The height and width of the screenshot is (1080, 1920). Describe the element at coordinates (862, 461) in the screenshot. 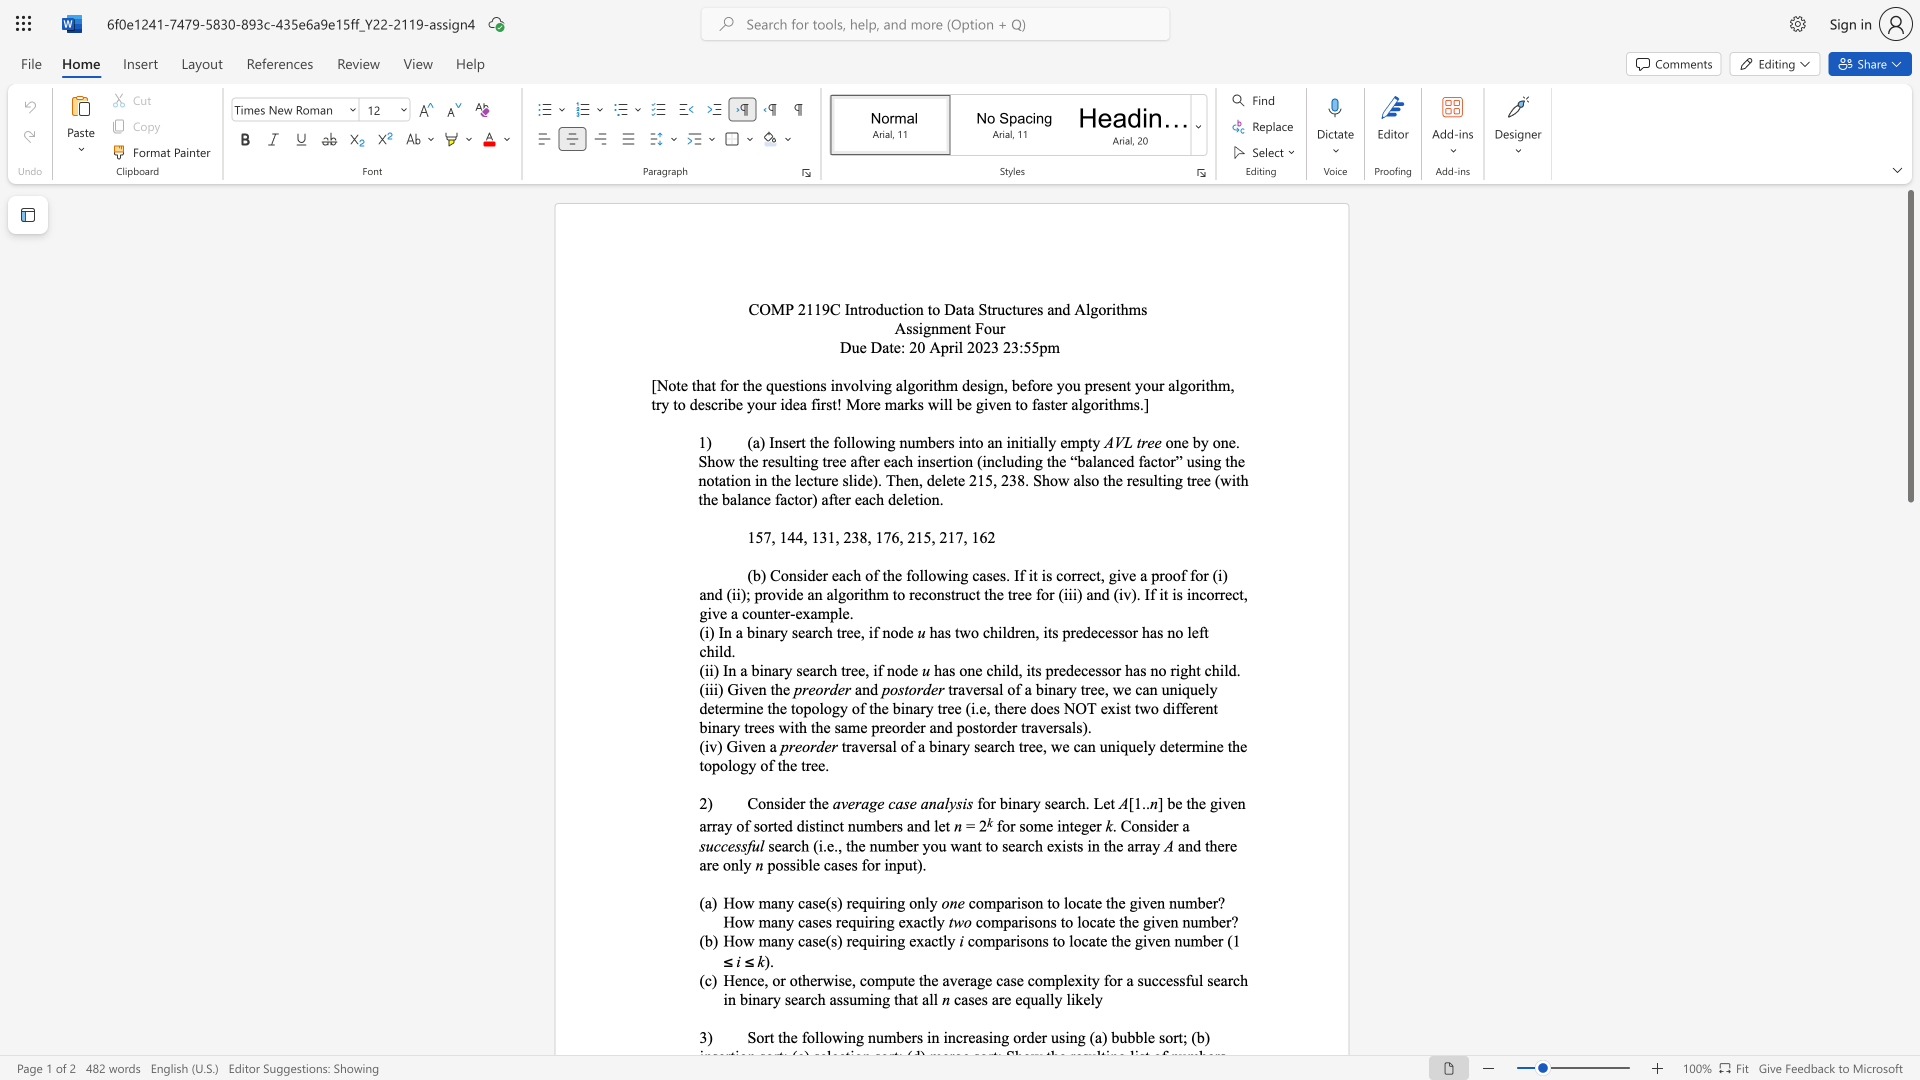

I see `the subset text "ter each insertion (including t" within the text "one by one. Show the resulting tree after each insertion (including the “balanced factor” using the notation in the lecture slide). Then, delete 215, 238. Show also the resulting tree (with the balance factor) after each deletion."` at that location.